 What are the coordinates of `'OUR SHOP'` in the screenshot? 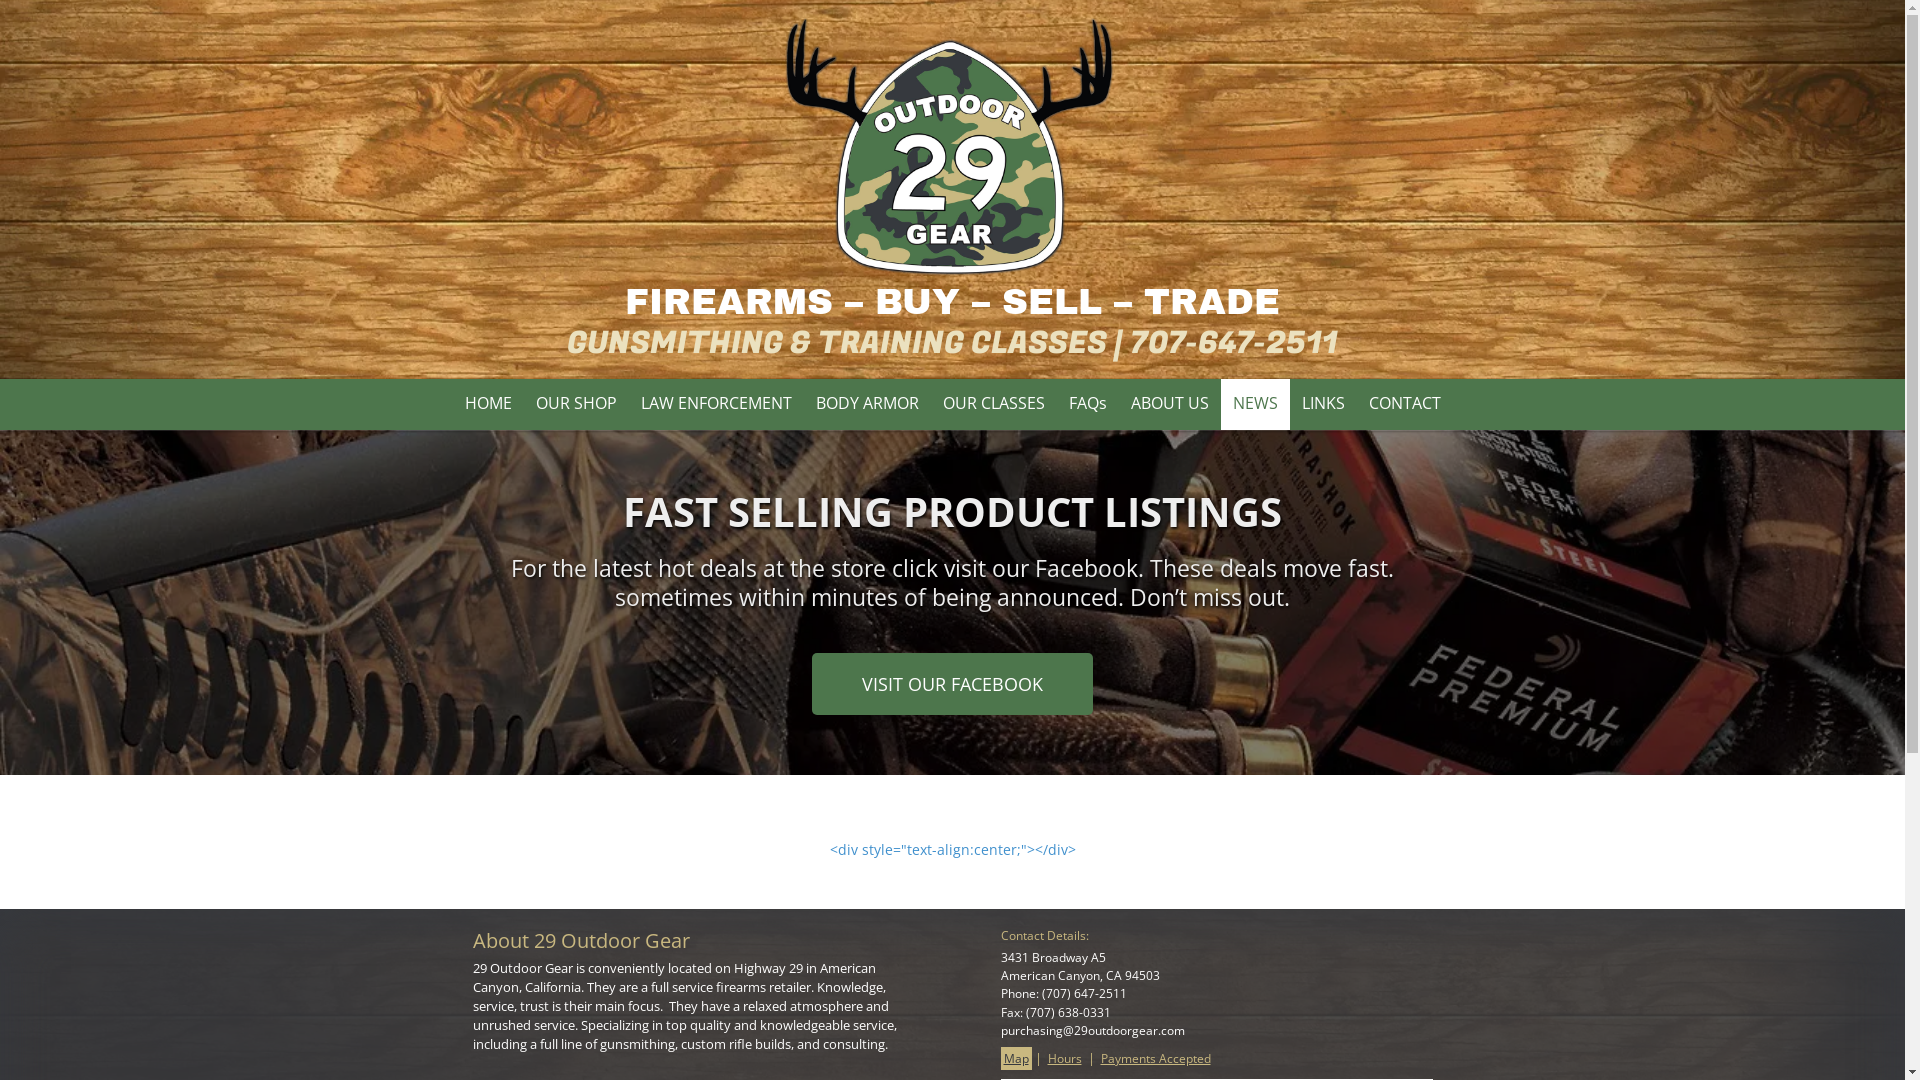 It's located at (575, 404).